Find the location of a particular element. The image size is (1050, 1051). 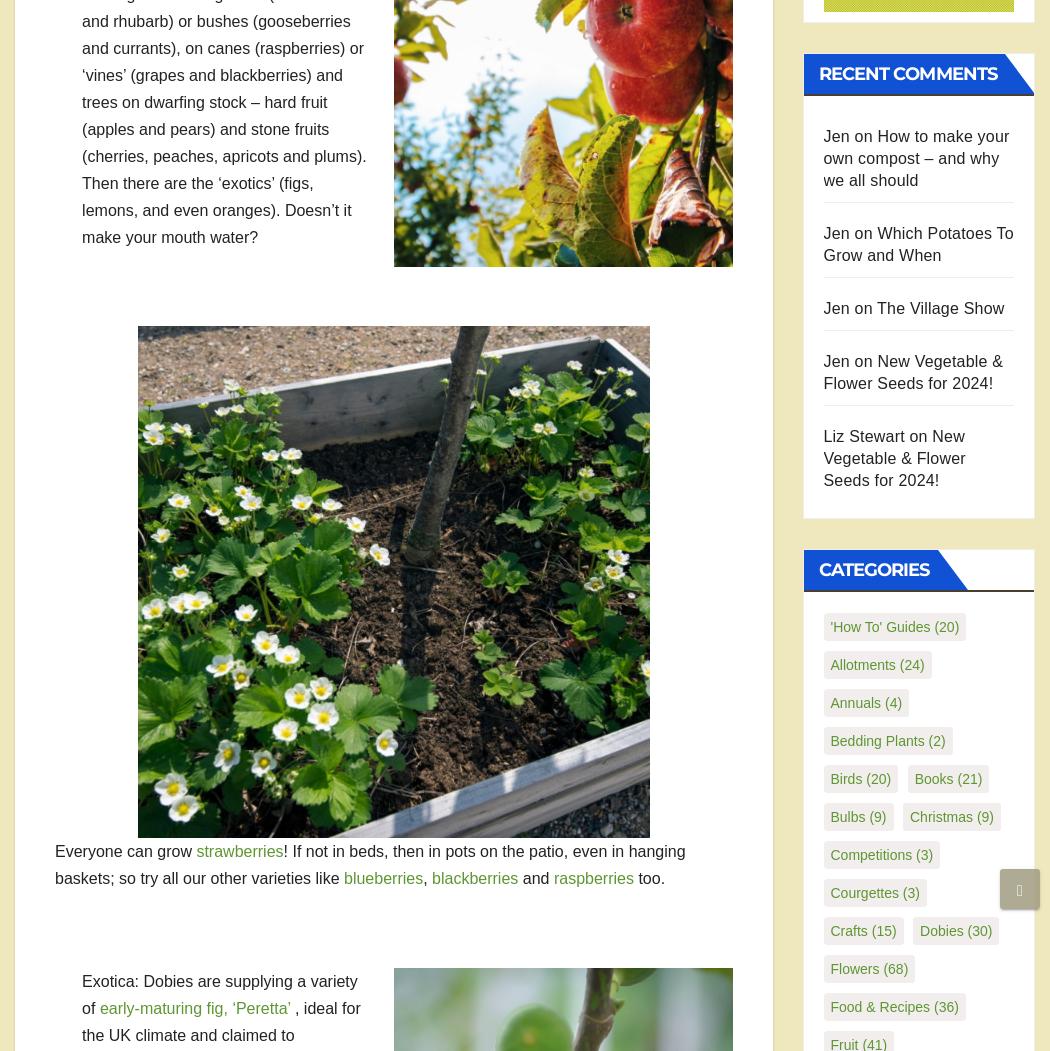

'Recent Comments' is located at coordinates (816, 72).